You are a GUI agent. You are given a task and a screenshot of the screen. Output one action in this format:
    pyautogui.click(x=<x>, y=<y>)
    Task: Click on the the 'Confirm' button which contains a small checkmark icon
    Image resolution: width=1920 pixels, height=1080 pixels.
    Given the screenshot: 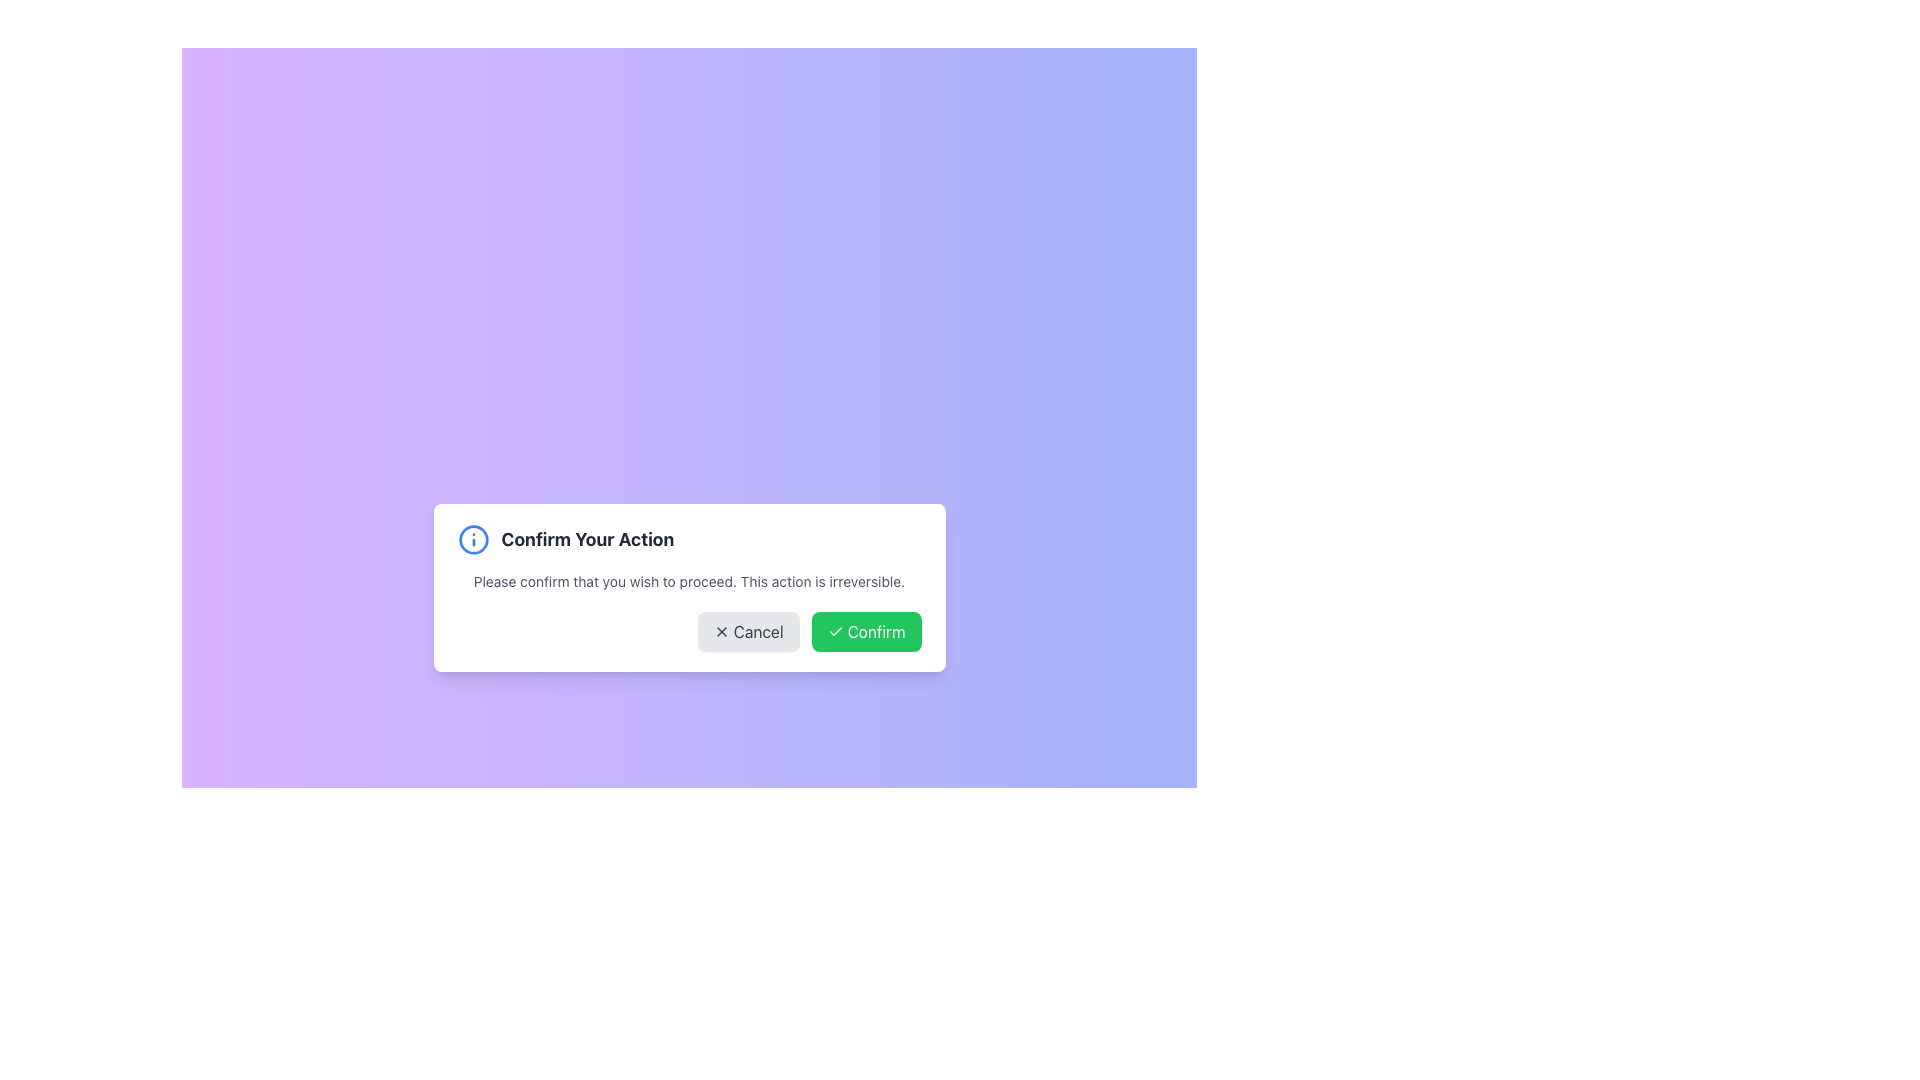 What is the action you would take?
    pyautogui.click(x=835, y=632)
    